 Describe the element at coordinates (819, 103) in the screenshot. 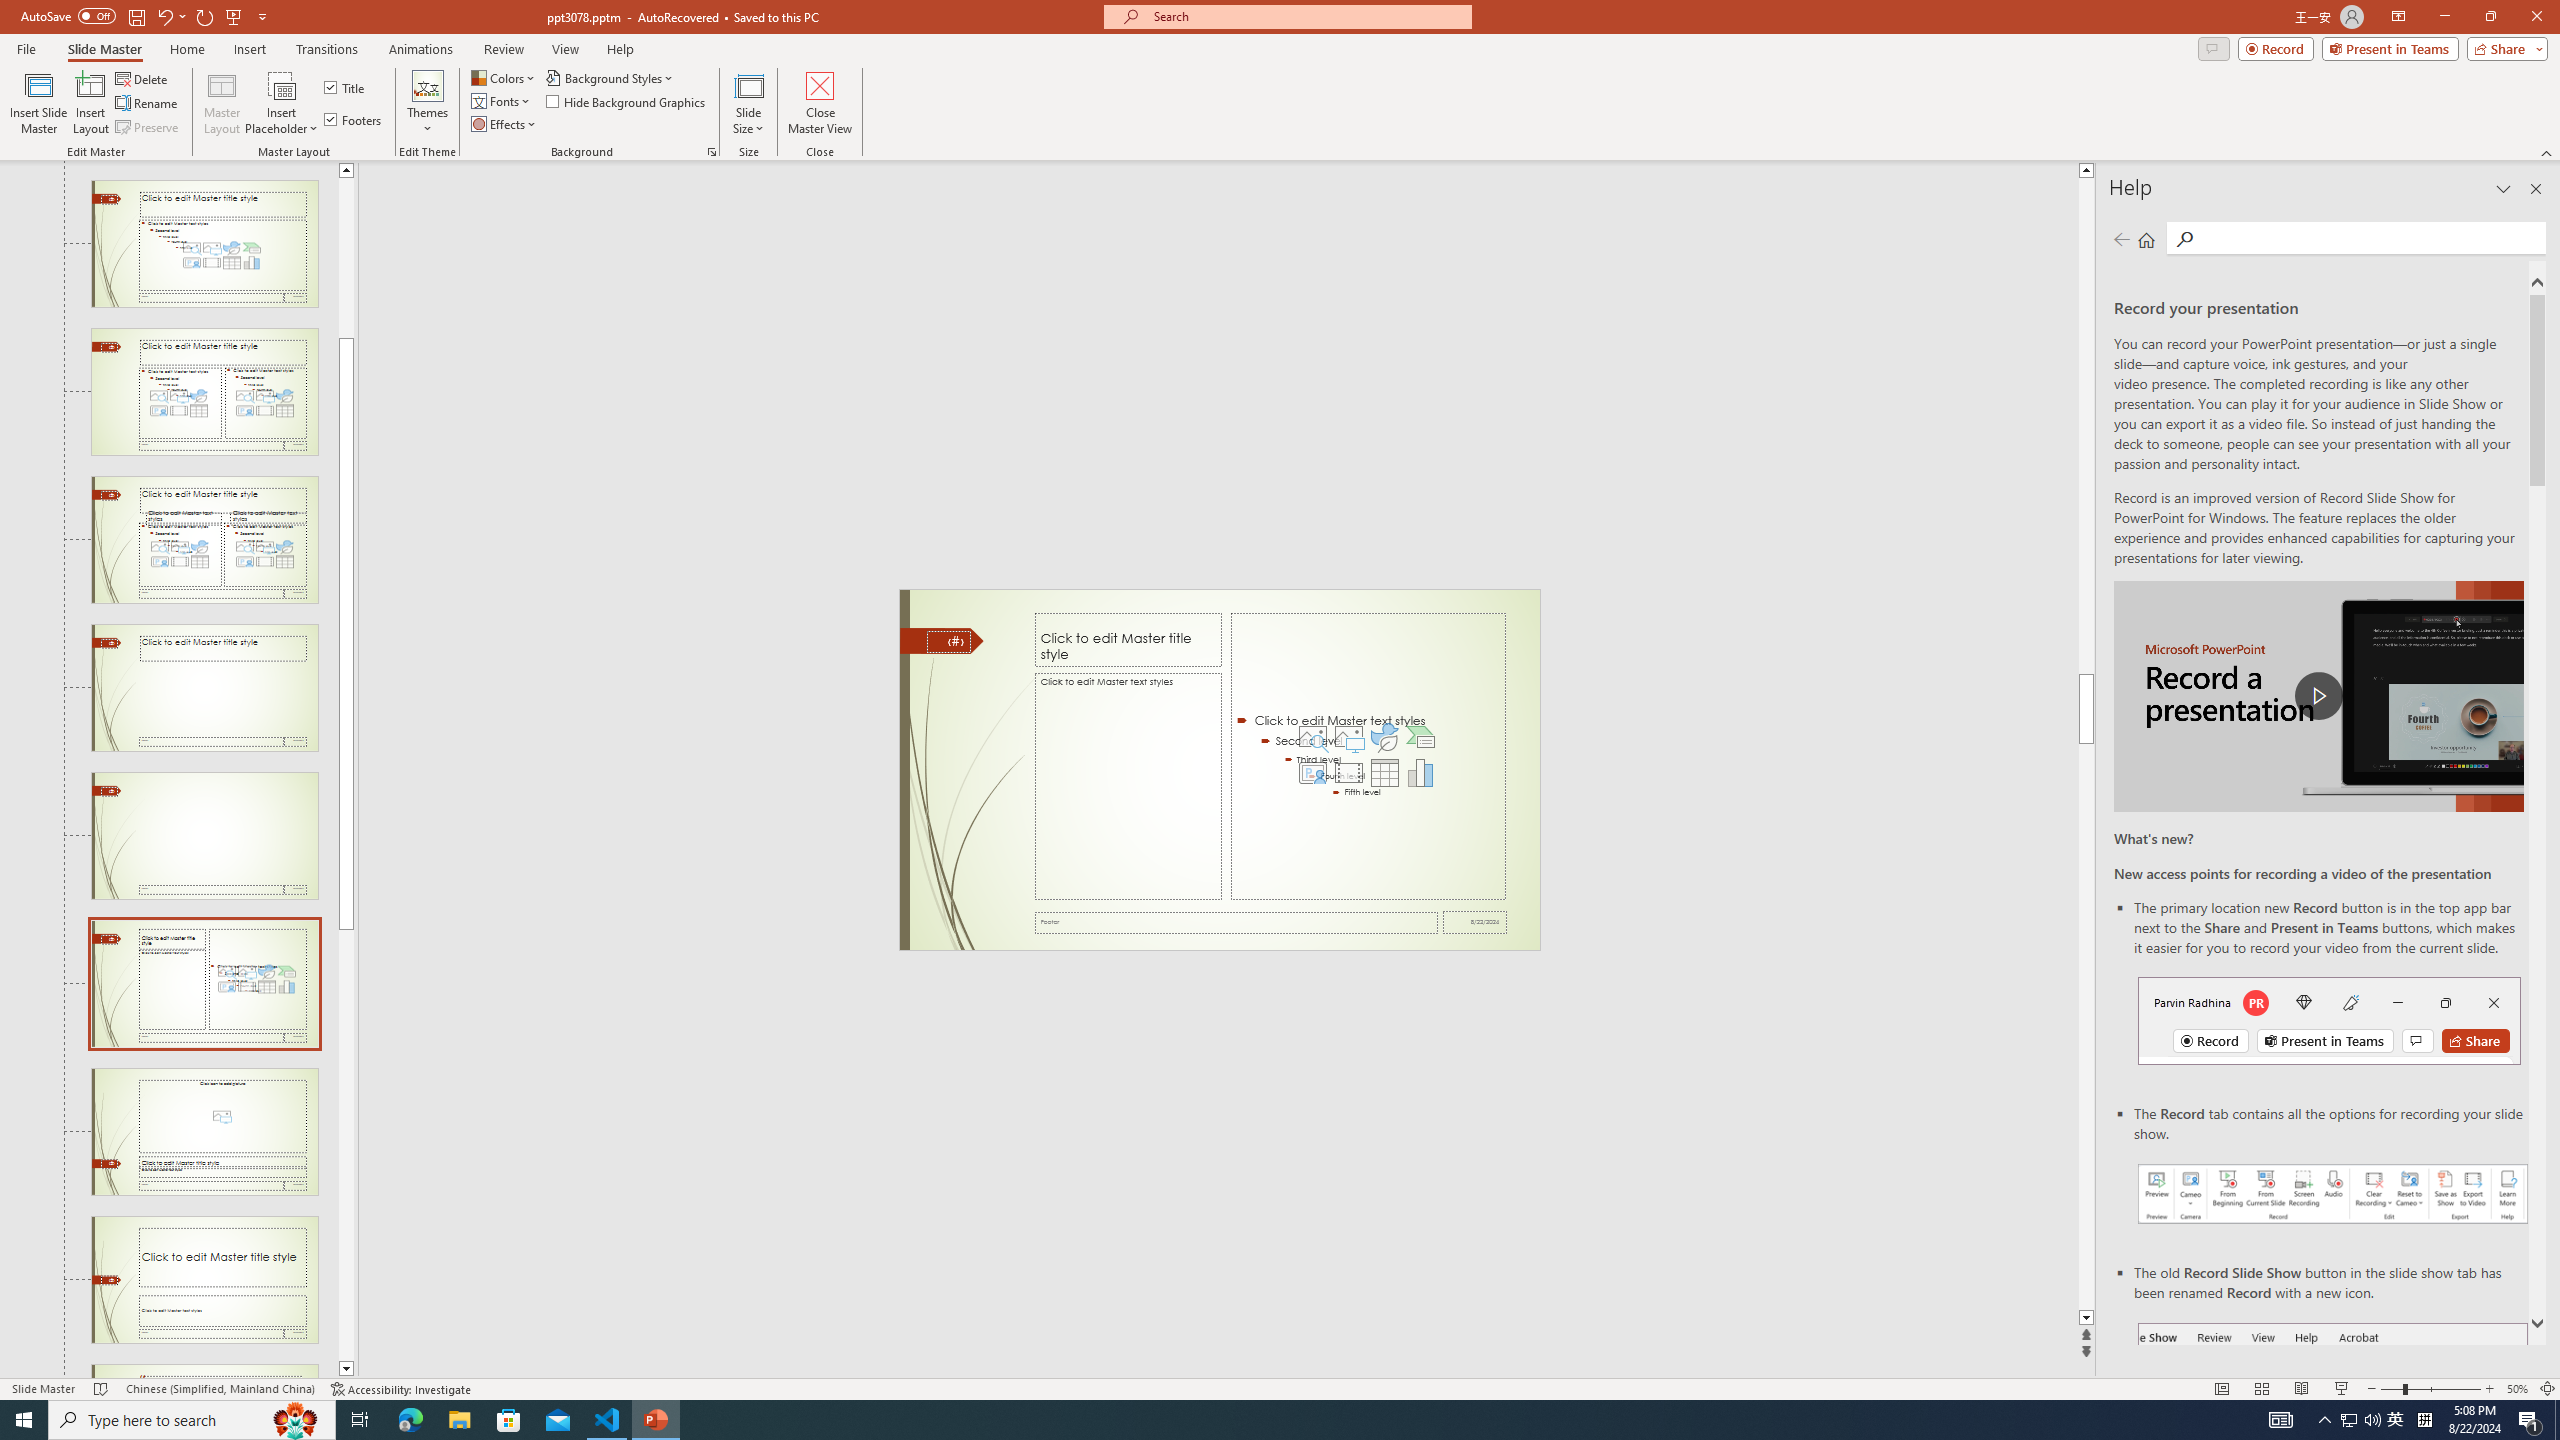

I see `'Close Master View'` at that location.